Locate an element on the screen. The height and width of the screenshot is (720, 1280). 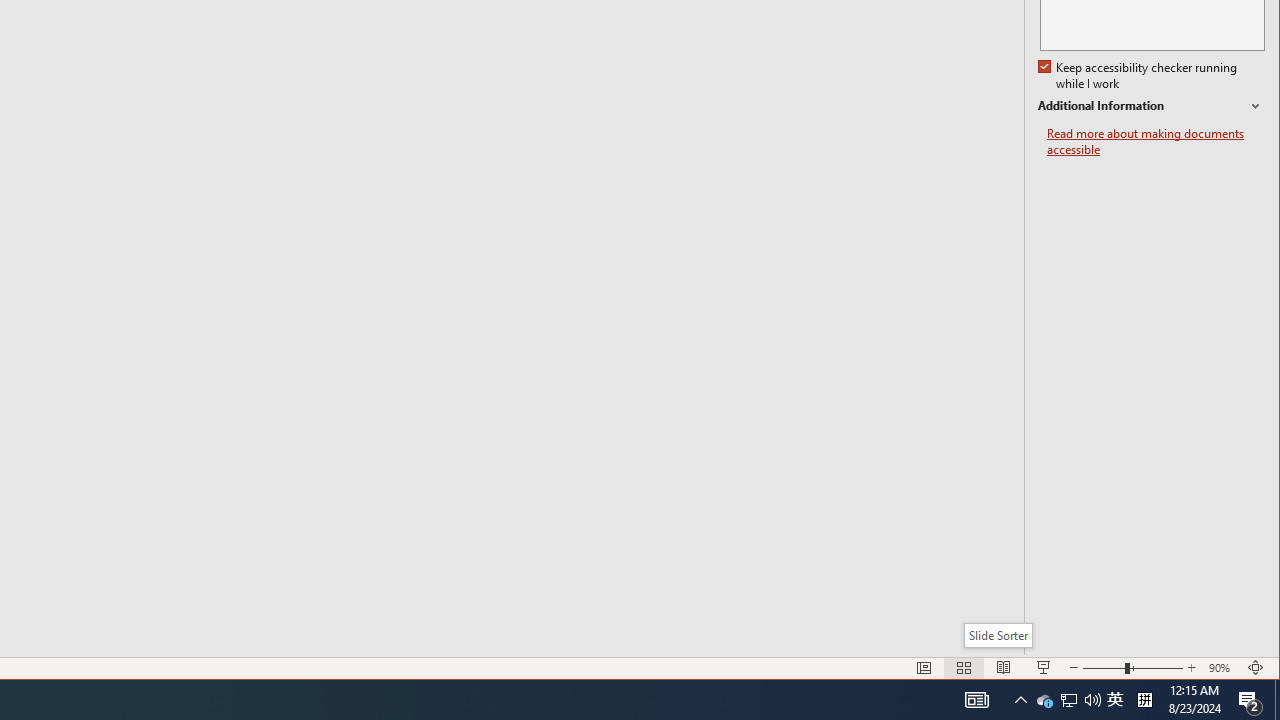
'User Promoted Notification Area' is located at coordinates (1067, 698).